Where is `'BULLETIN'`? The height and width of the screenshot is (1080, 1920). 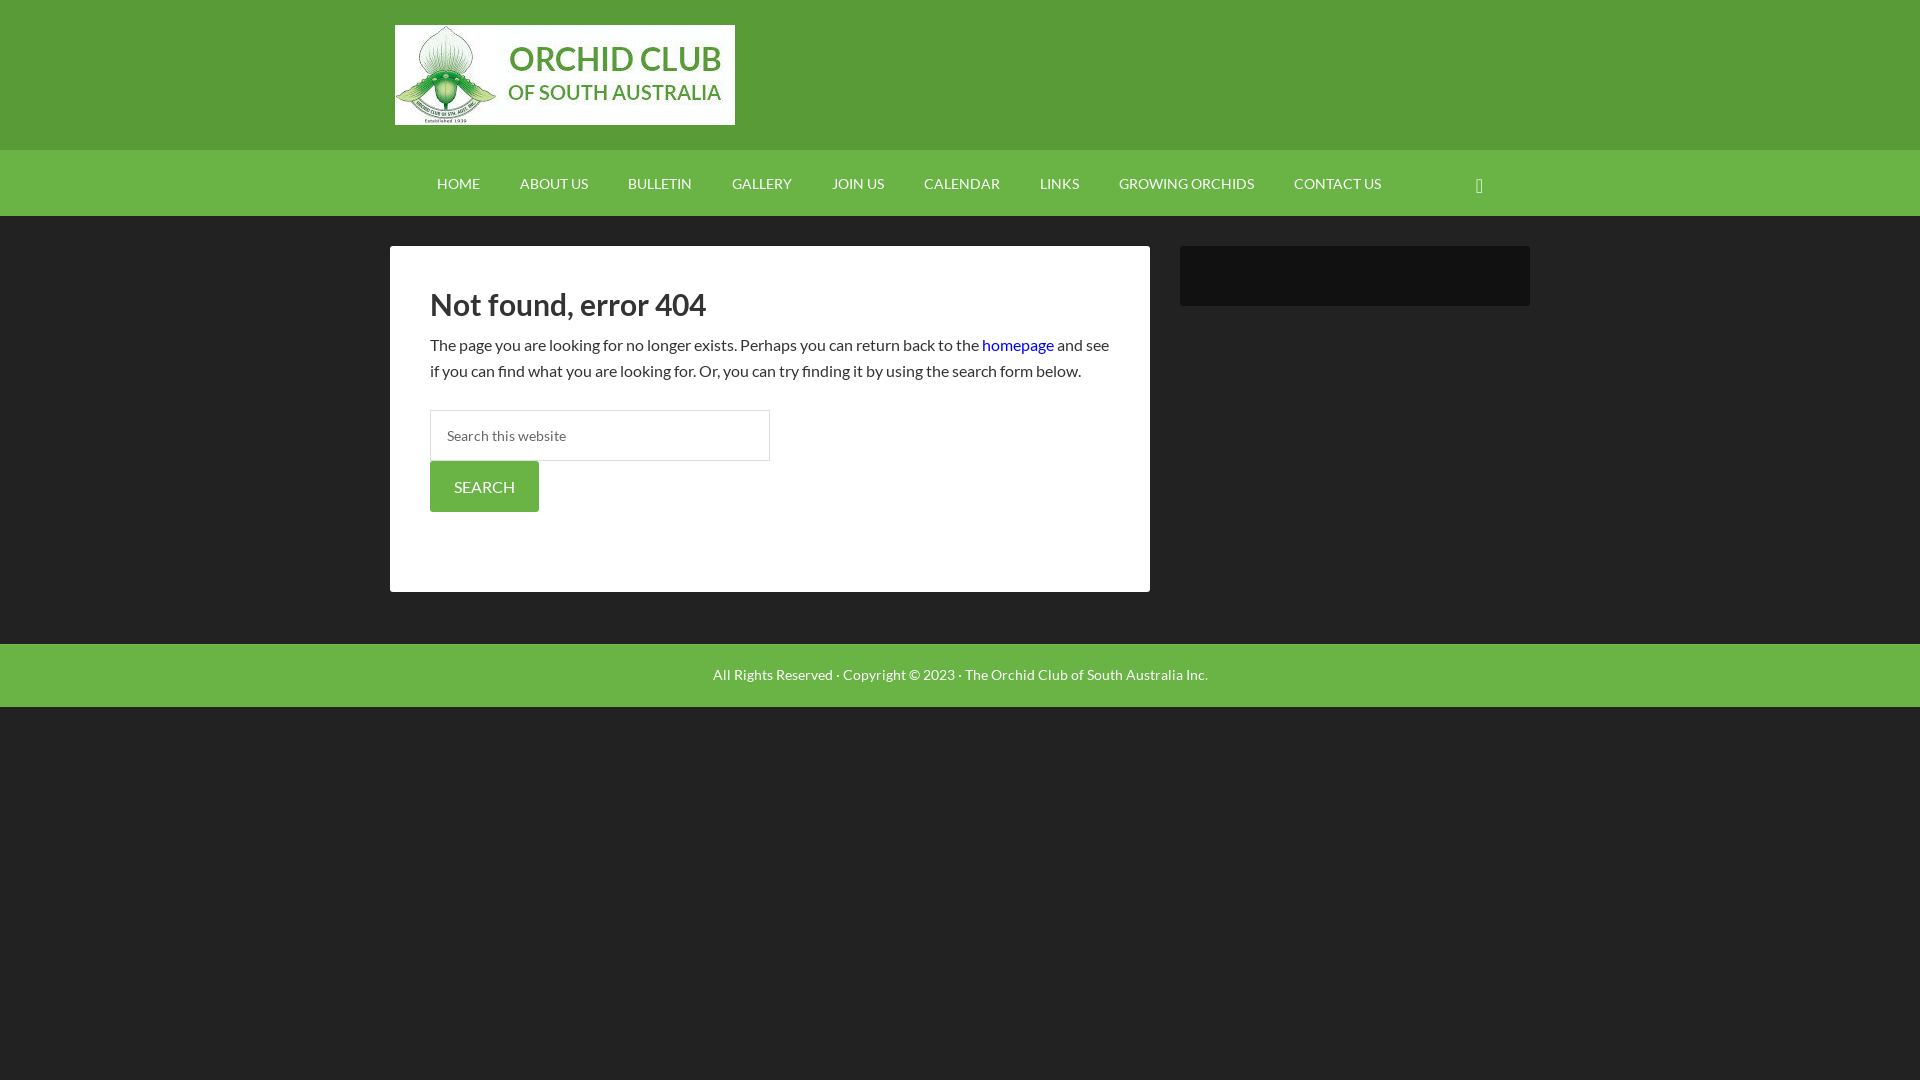 'BULLETIN' is located at coordinates (660, 182).